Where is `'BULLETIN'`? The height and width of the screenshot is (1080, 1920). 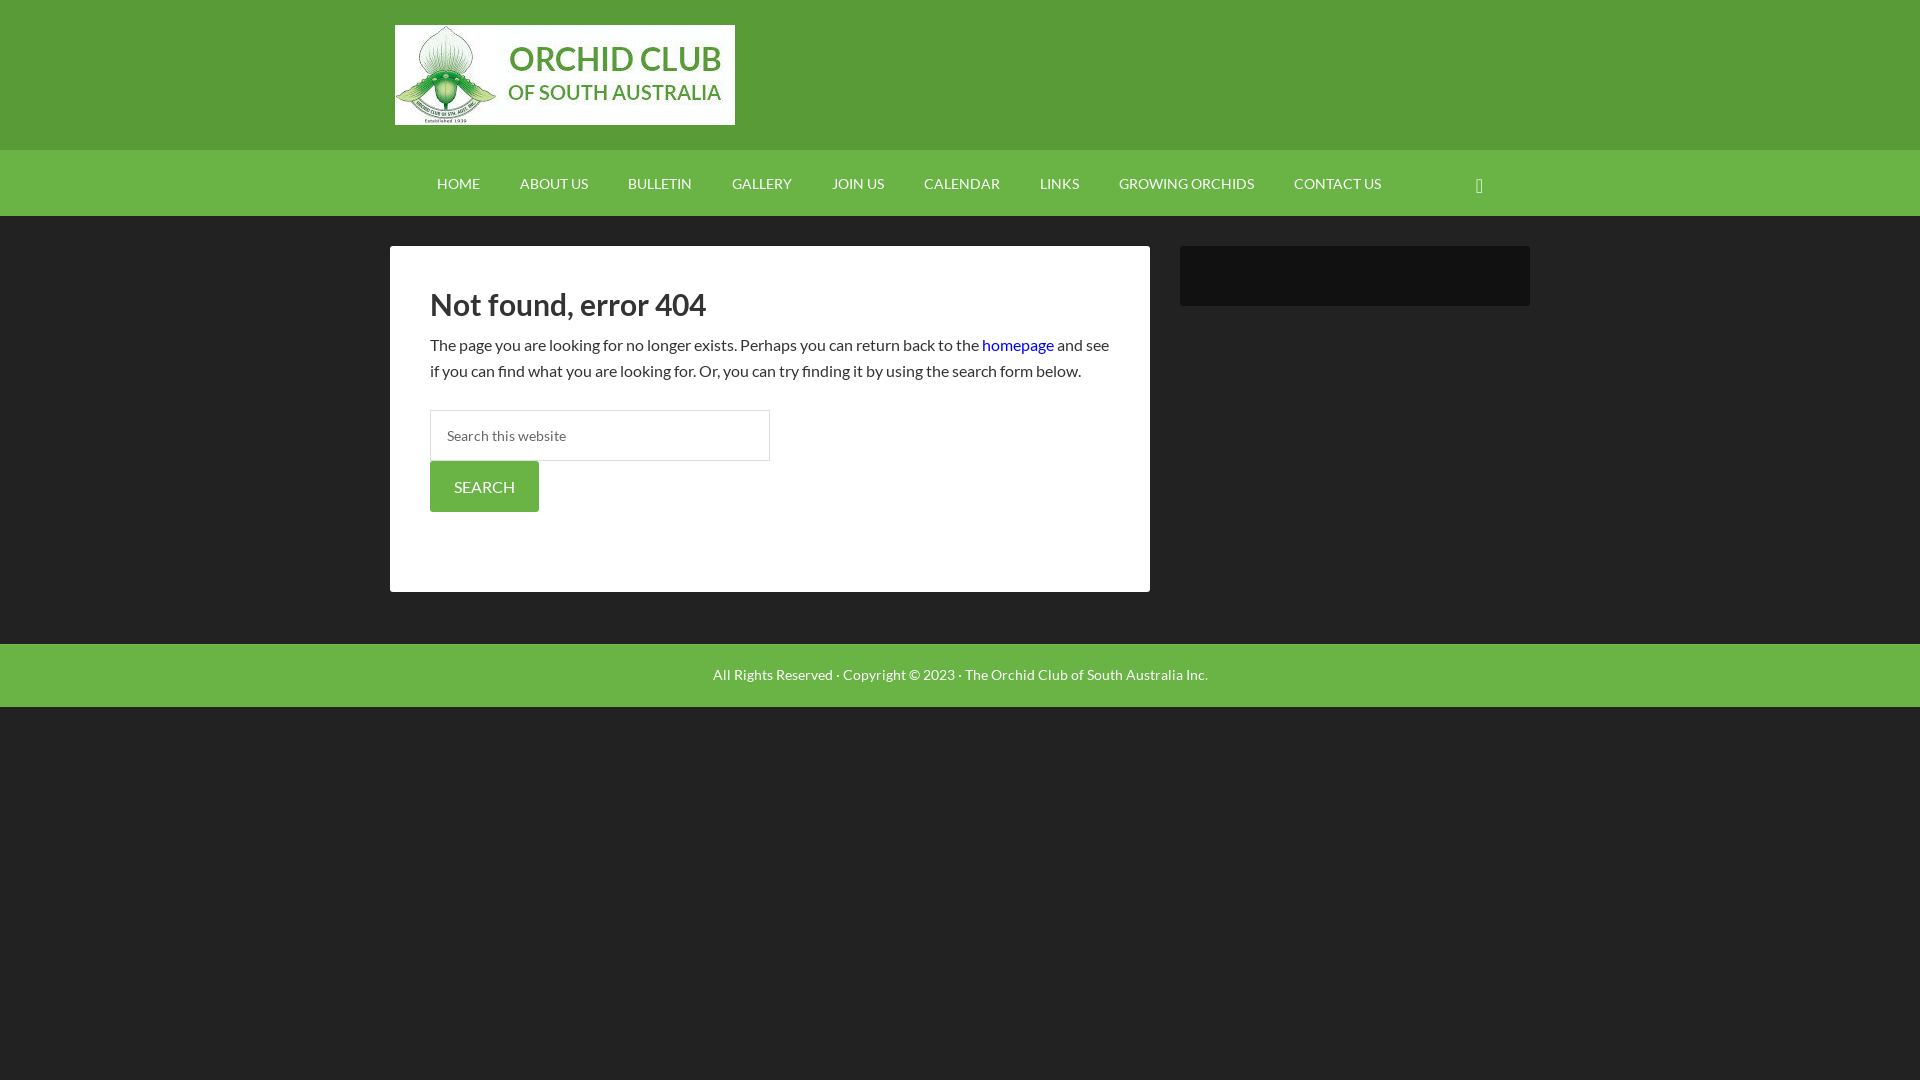 'BULLETIN' is located at coordinates (660, 182).